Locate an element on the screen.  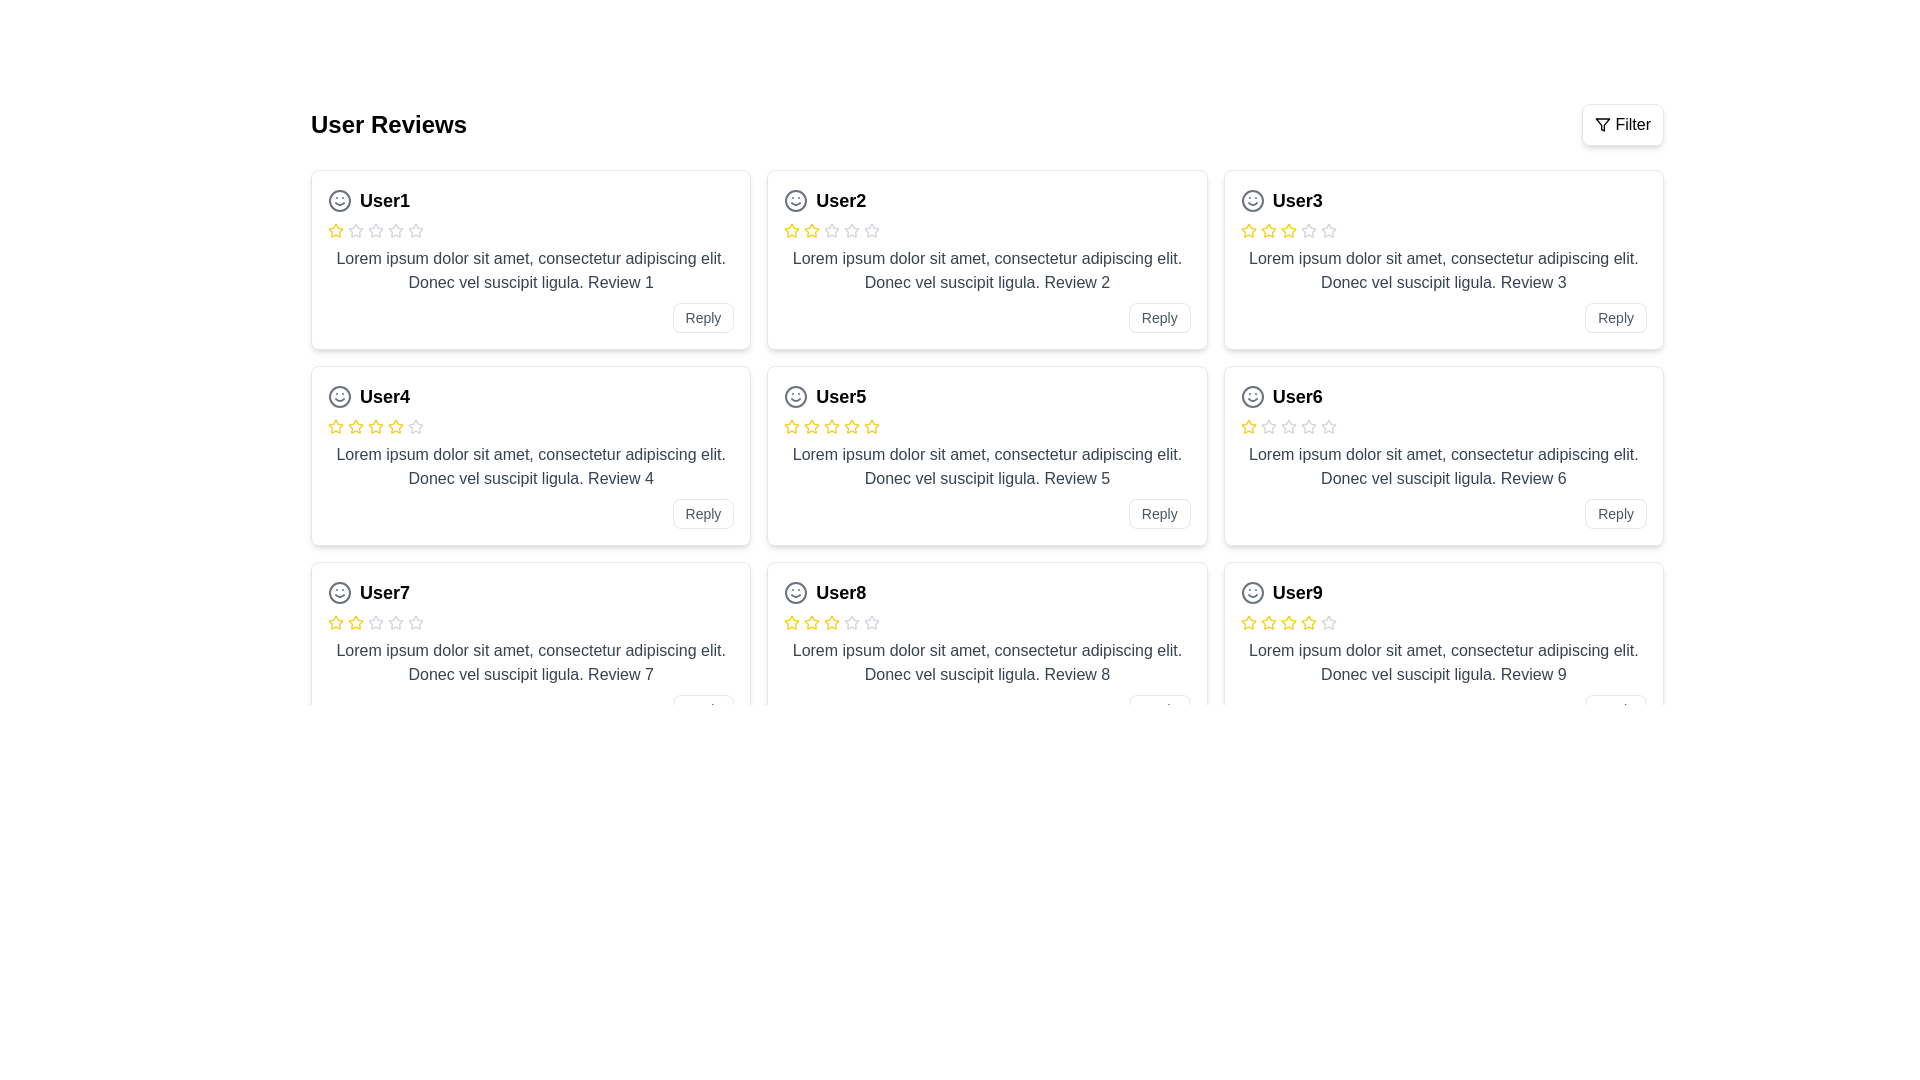
the smiley face icon associated with the user review from 'User1' located at the top-left corner of the reviews grid is located at coordinates (340, 200).